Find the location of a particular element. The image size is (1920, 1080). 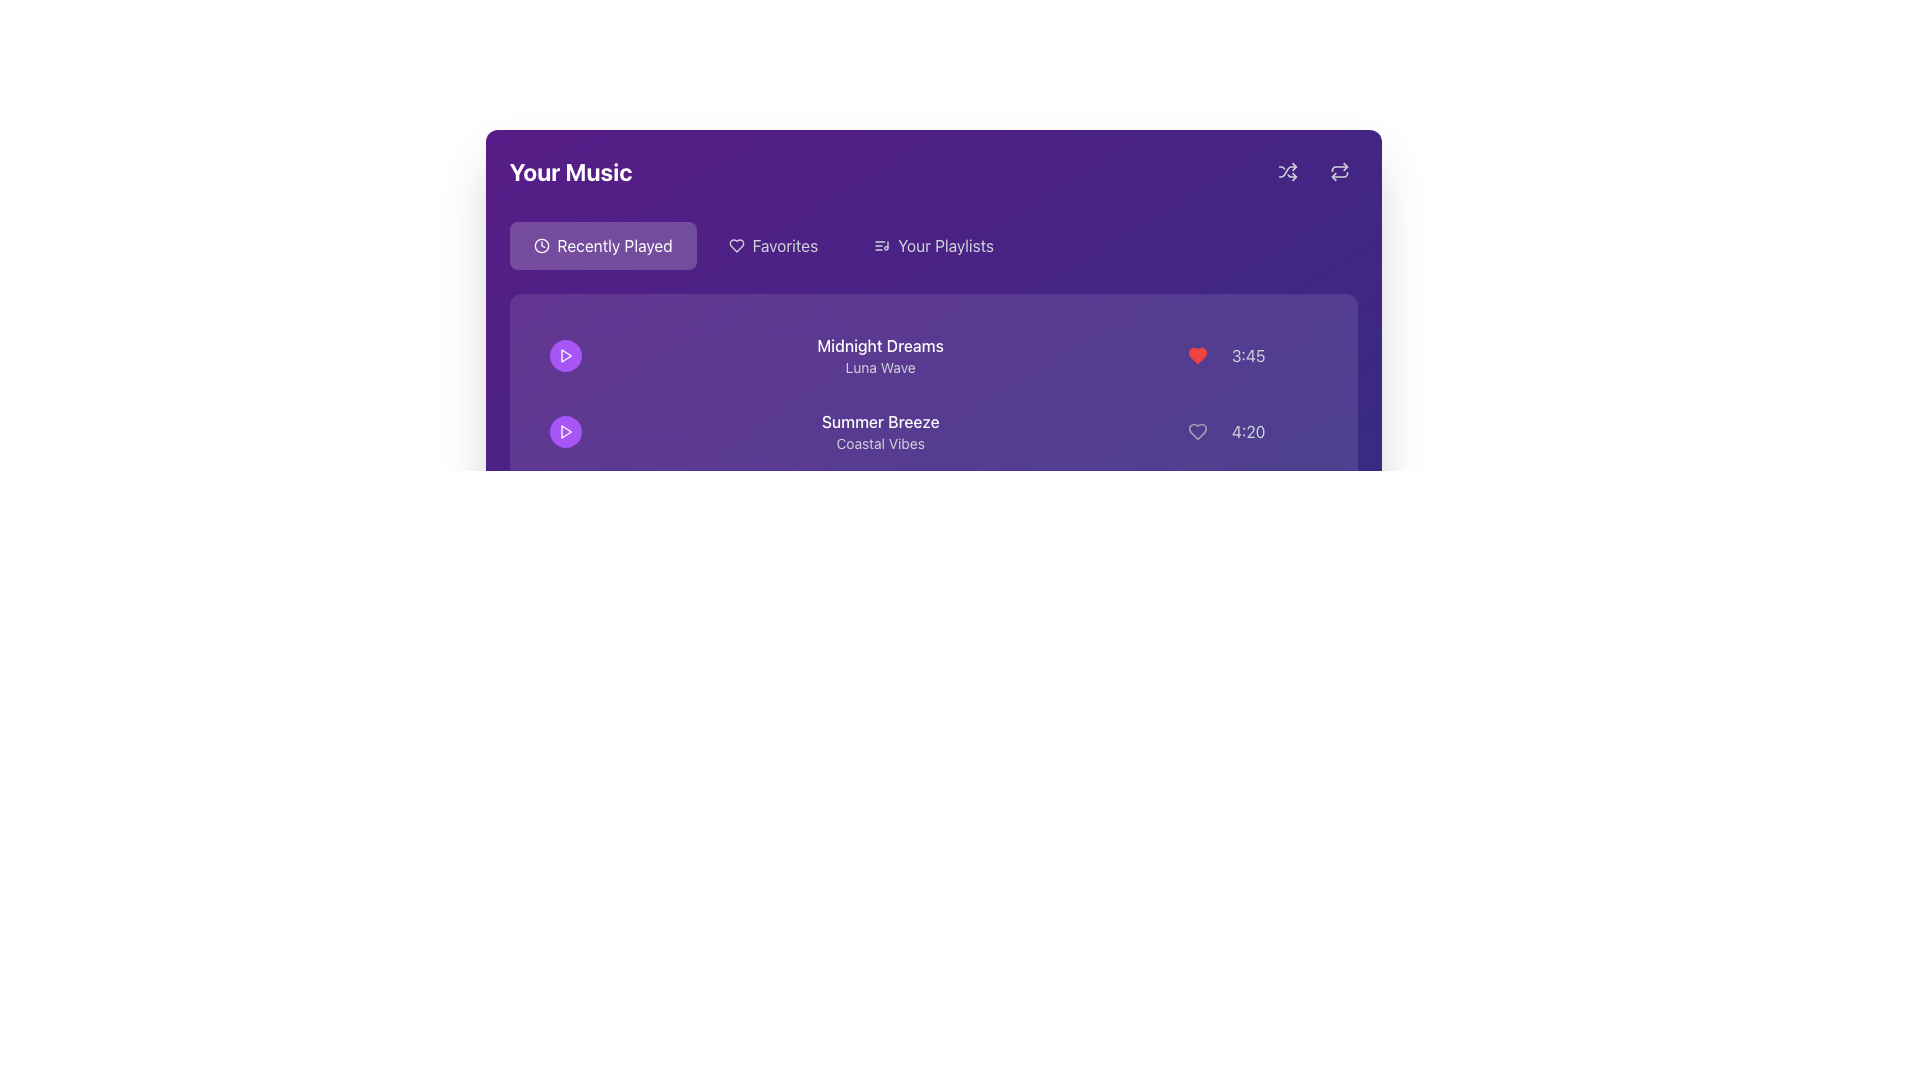

the Text element that serves as the title and subtitle of a track, centrally located in the second row of the playlist section is located at coordinates (880, 354).